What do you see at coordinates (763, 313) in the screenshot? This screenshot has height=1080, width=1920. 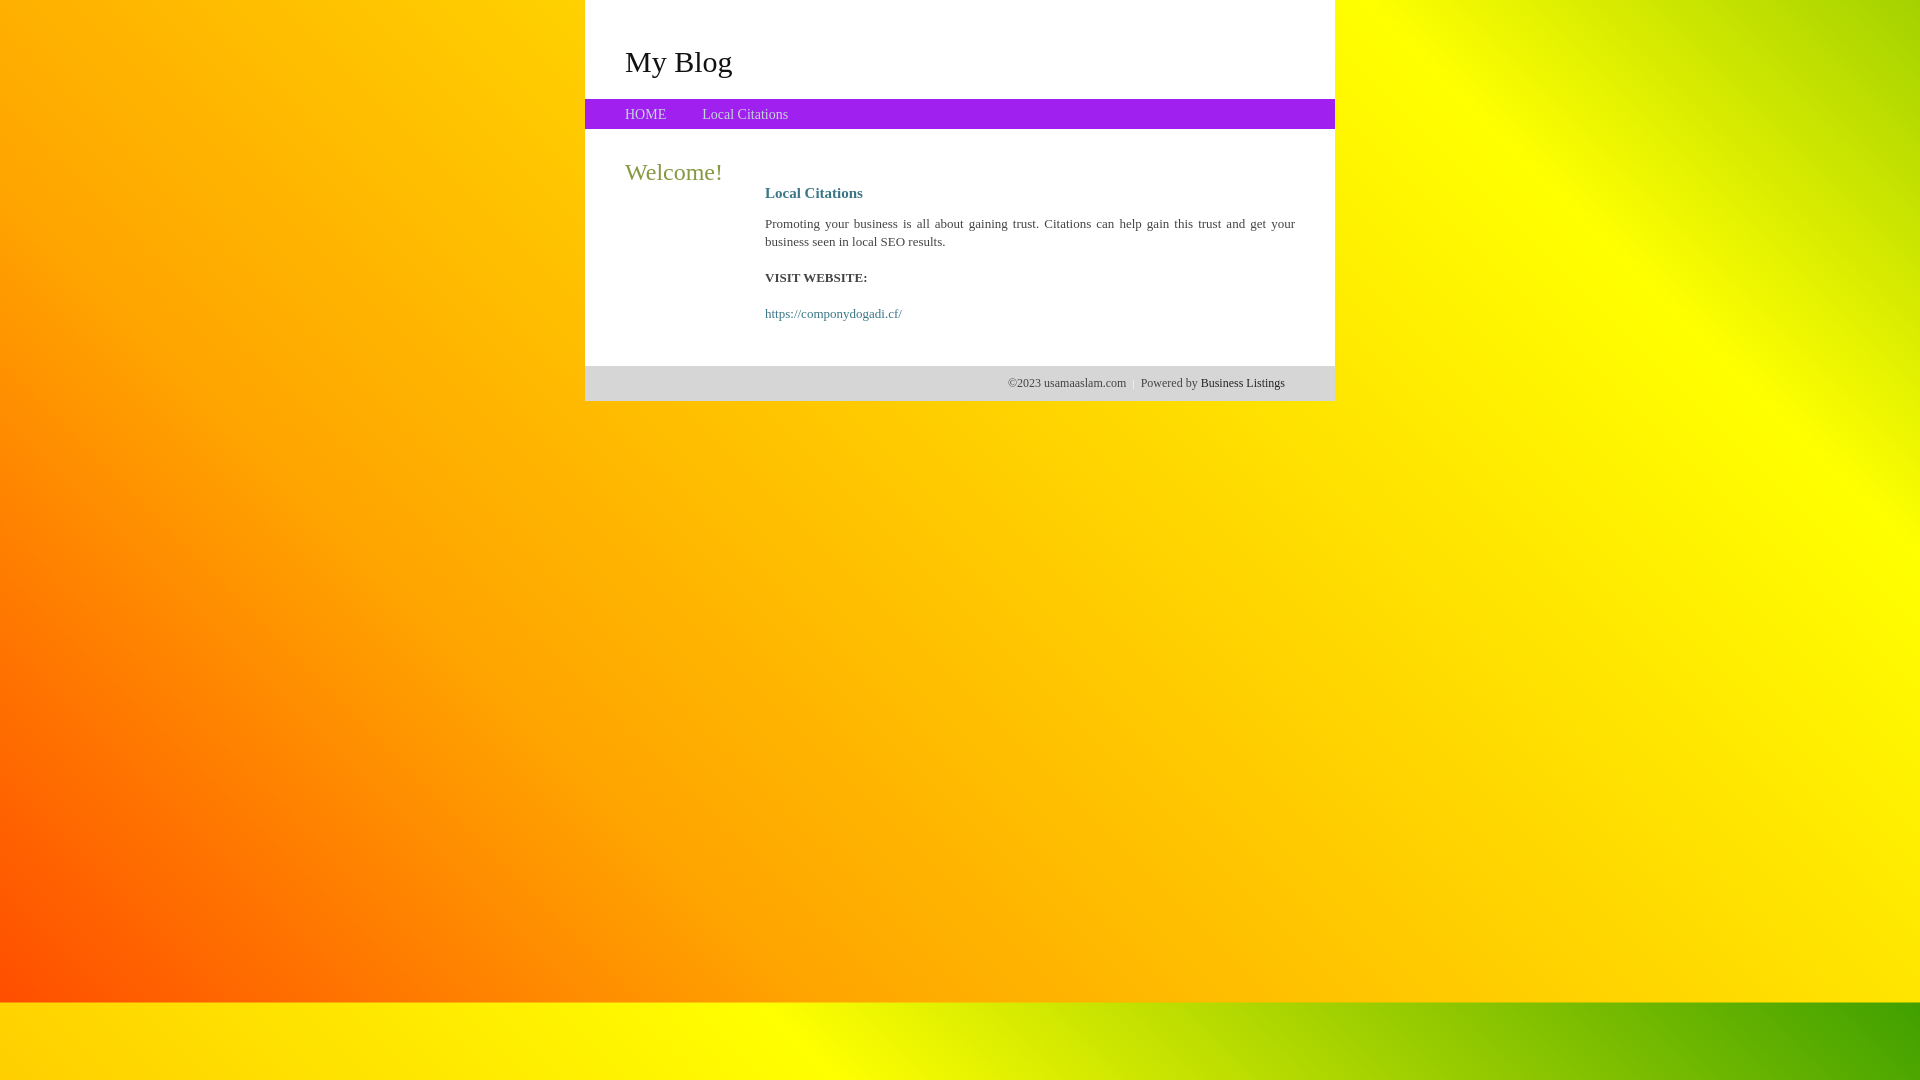 I see `'https://componydogadi.cf/'` at bounding box center [763, 313].